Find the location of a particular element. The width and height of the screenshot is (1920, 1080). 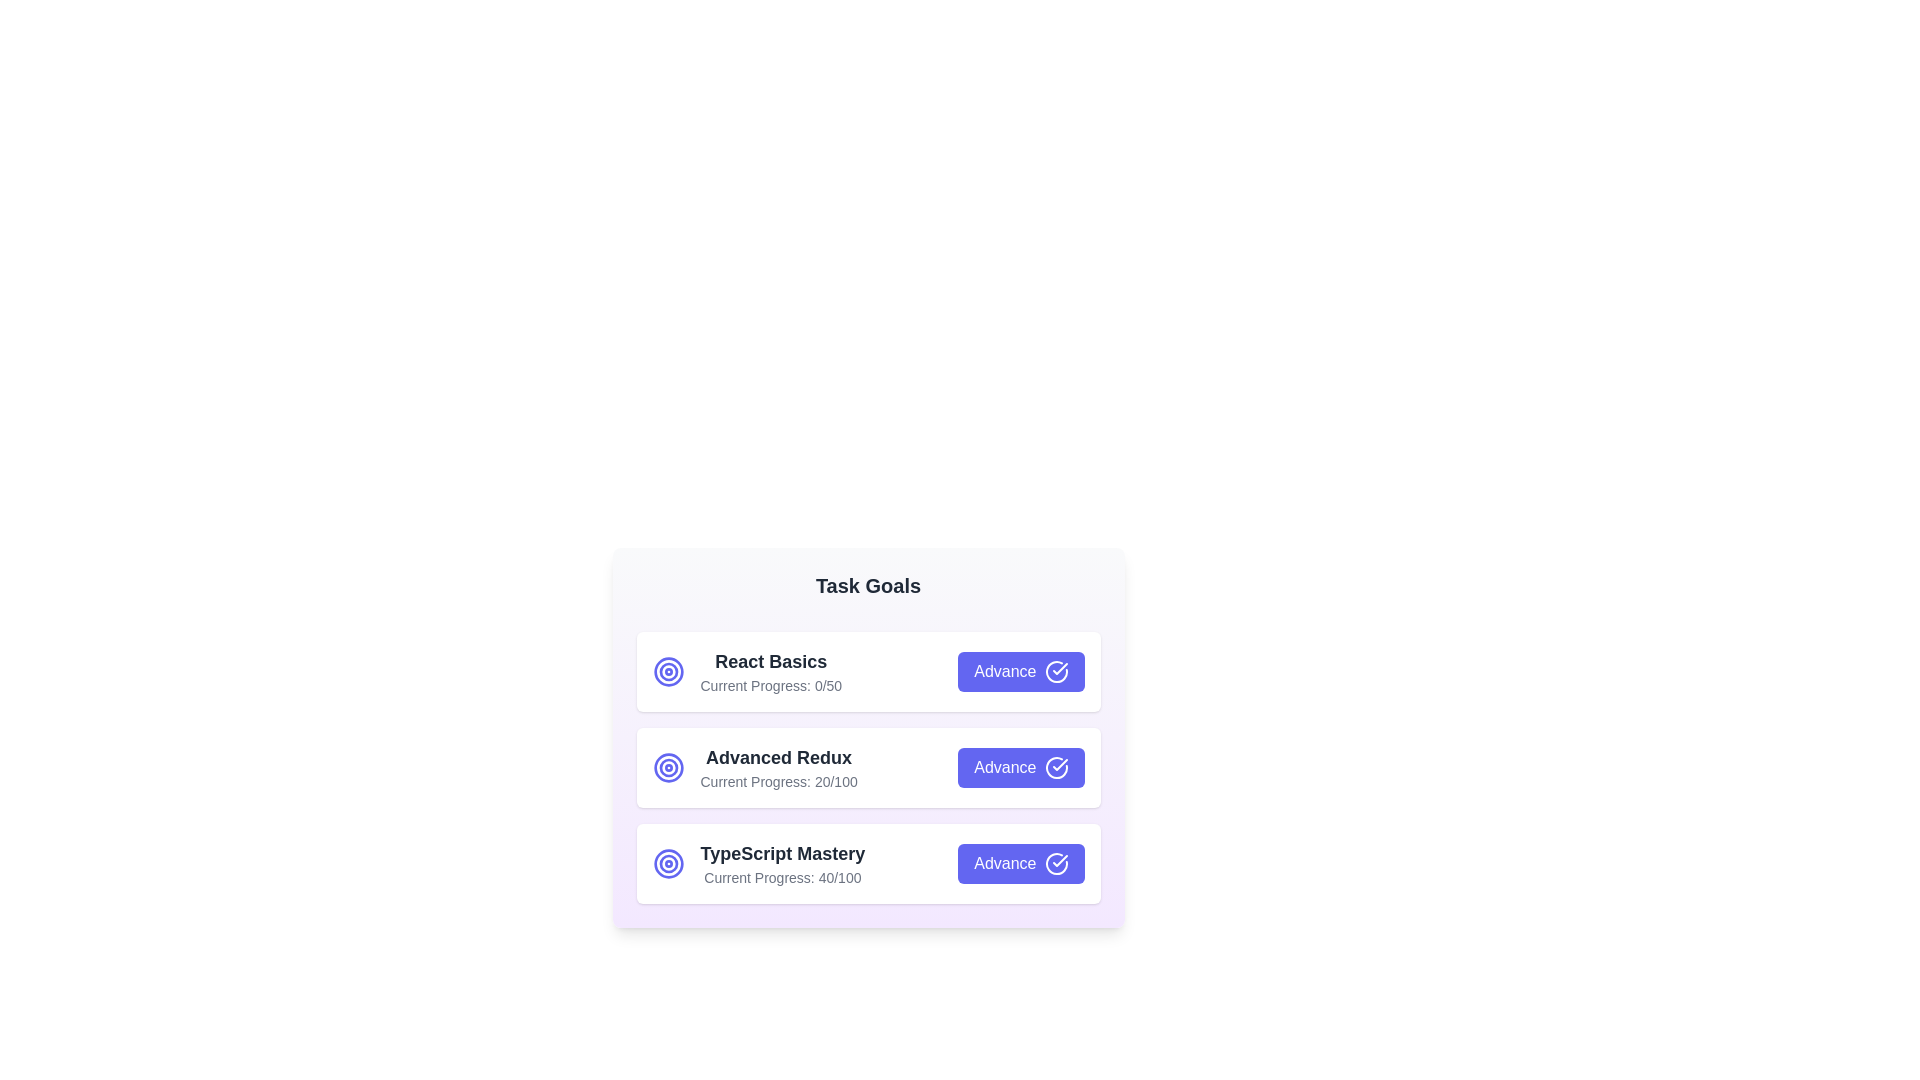

the informational Text block that displays the task titled 'React Basics' and its current progress (0 out of 50) within the 'Task Goals' section is located at coordinates (770, 671).